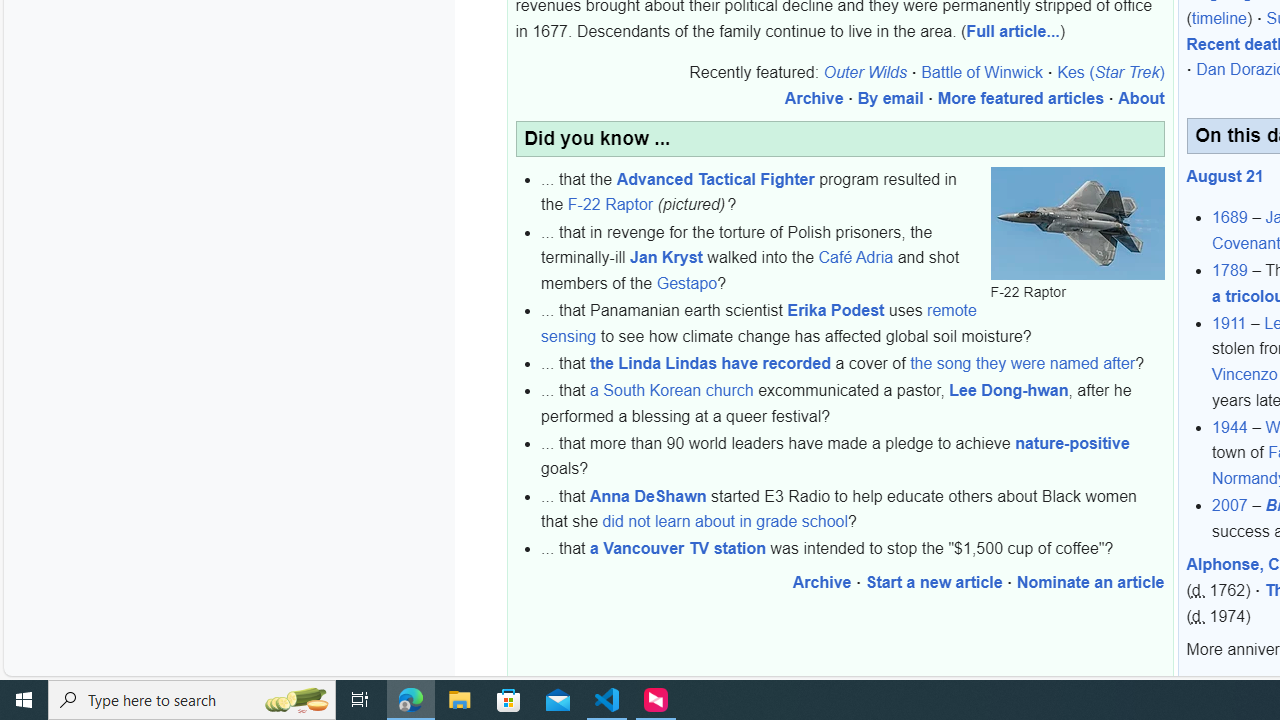  Describe the element at coordinates (1218, 19) in the screenshot. I see `'(timeline)'` at that location.